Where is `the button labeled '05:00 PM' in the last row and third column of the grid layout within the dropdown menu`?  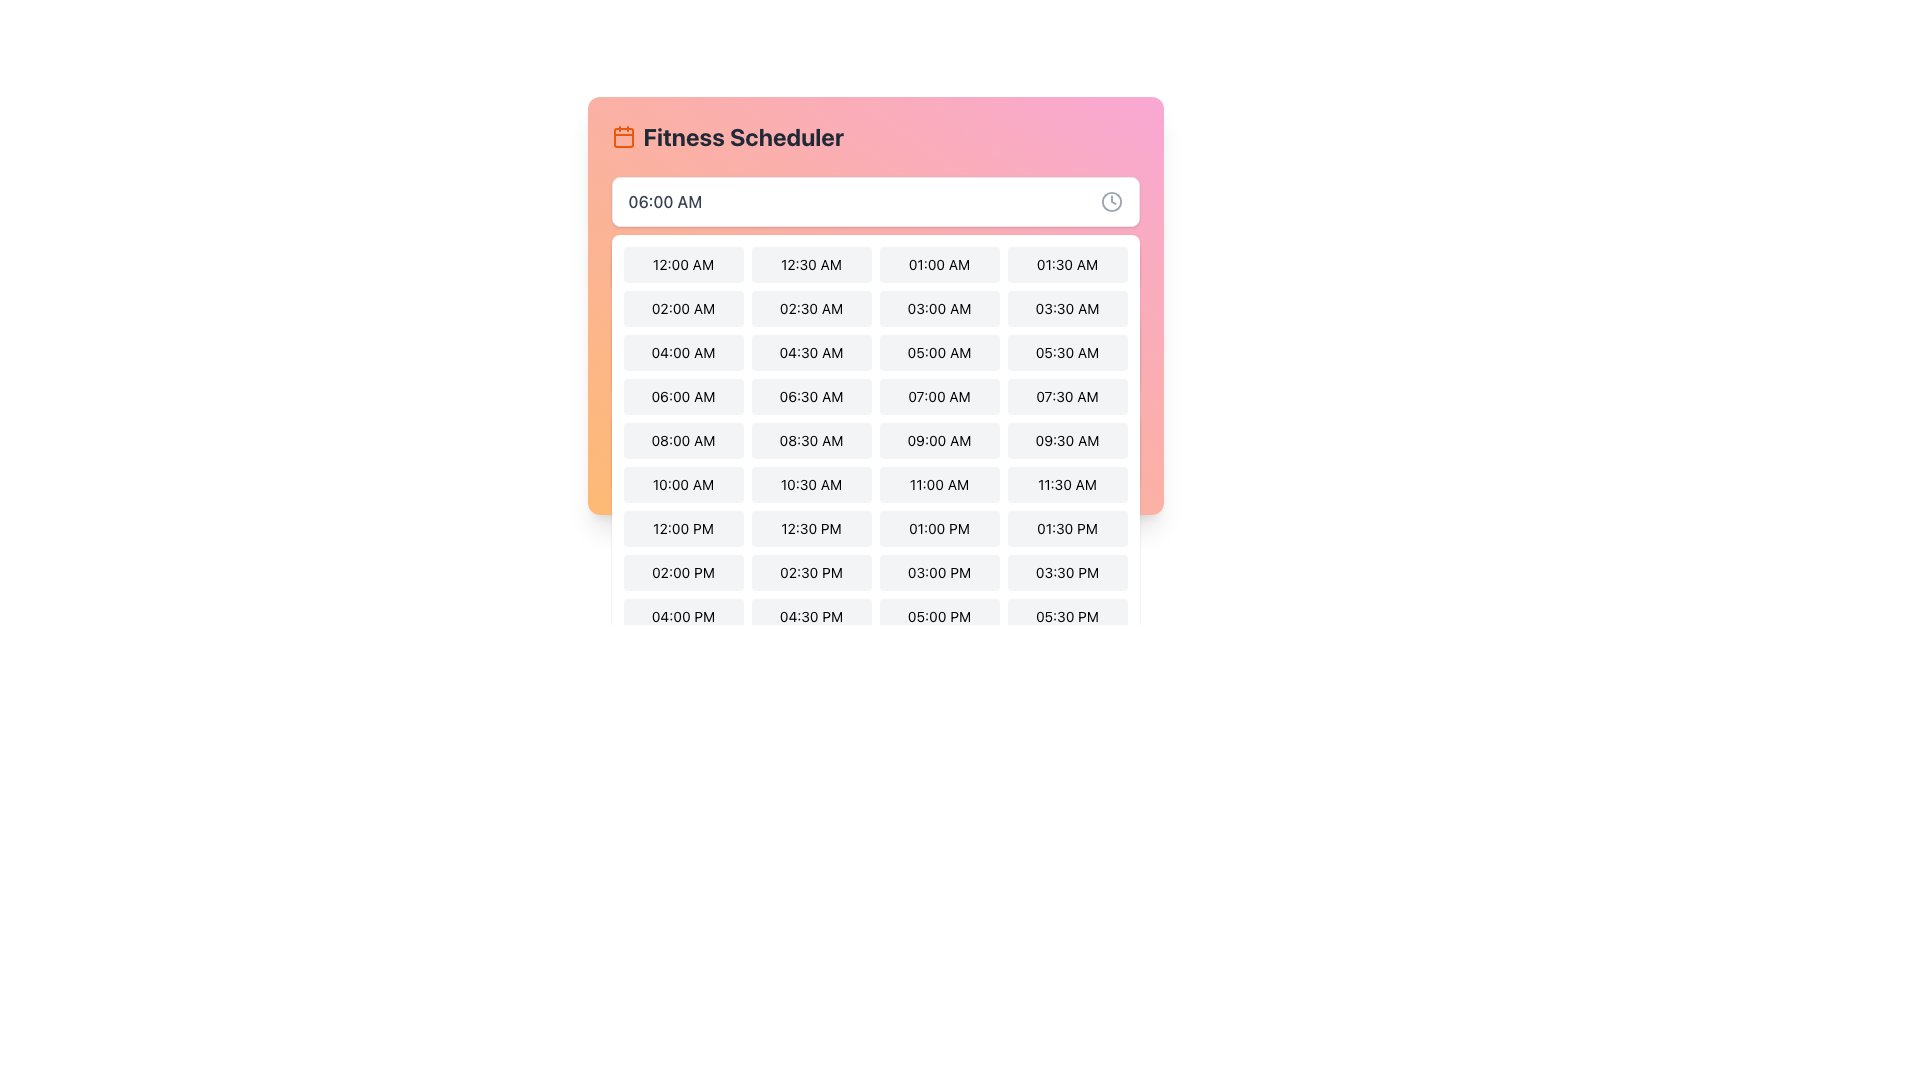
the button labeled '05:00 PM' in the last row and third column of the grid layout within the dropdown menu is located at coordinates (938, 616).